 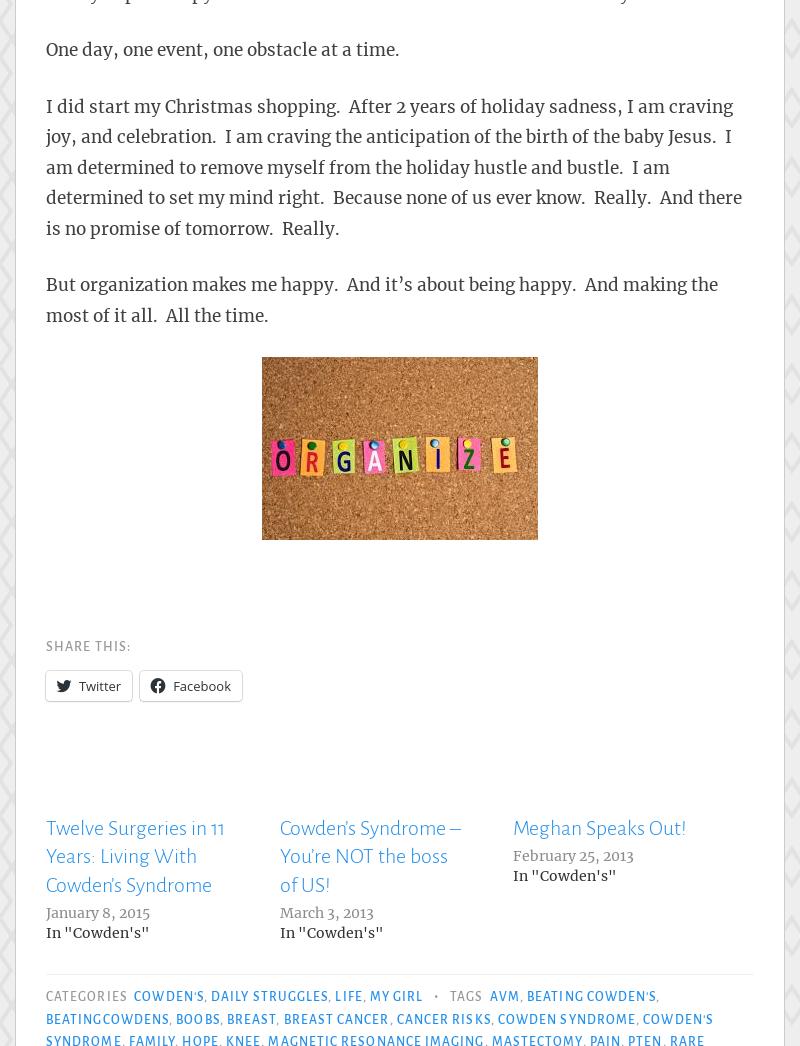 What do you see at coordinates (441, 1019) in the screenshot?
I see `'cancer risks'` at bounding box center [441, 1019].